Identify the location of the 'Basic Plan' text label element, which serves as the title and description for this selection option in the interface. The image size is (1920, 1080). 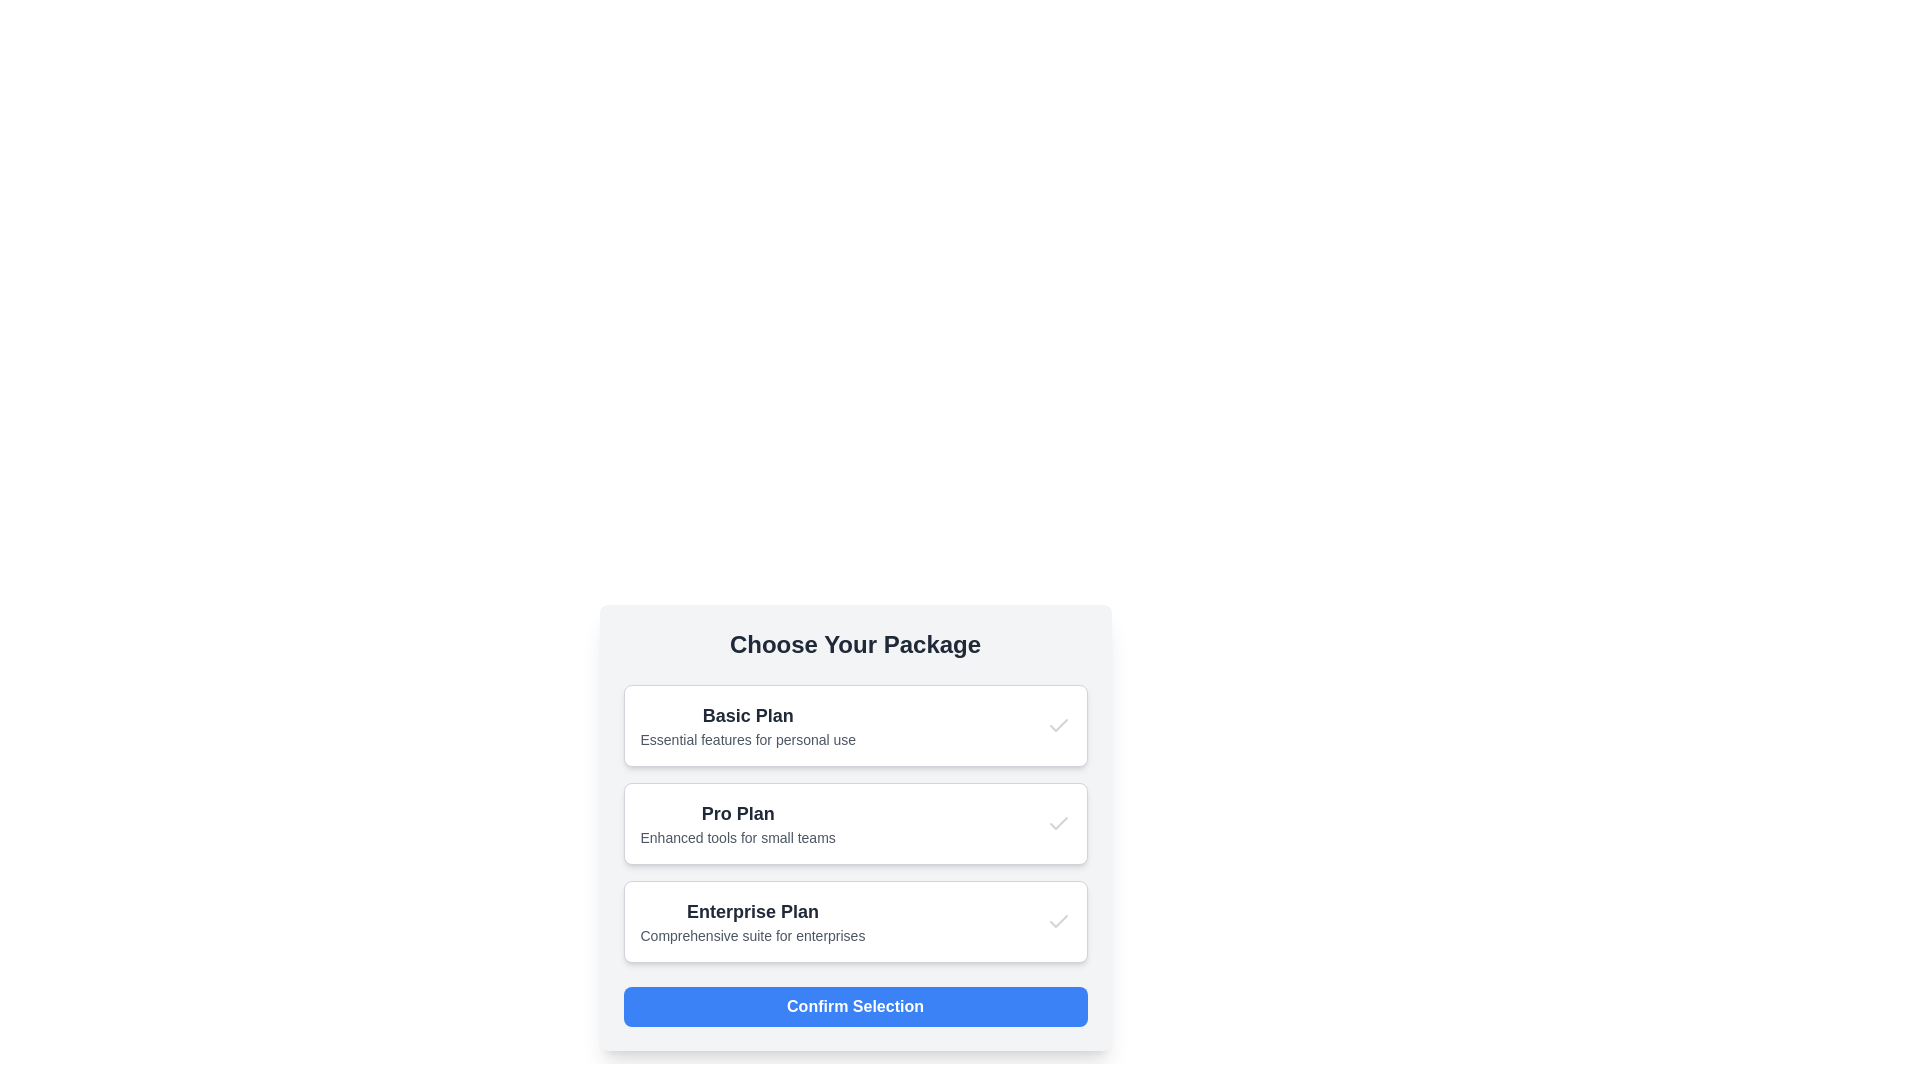
(747, 725).